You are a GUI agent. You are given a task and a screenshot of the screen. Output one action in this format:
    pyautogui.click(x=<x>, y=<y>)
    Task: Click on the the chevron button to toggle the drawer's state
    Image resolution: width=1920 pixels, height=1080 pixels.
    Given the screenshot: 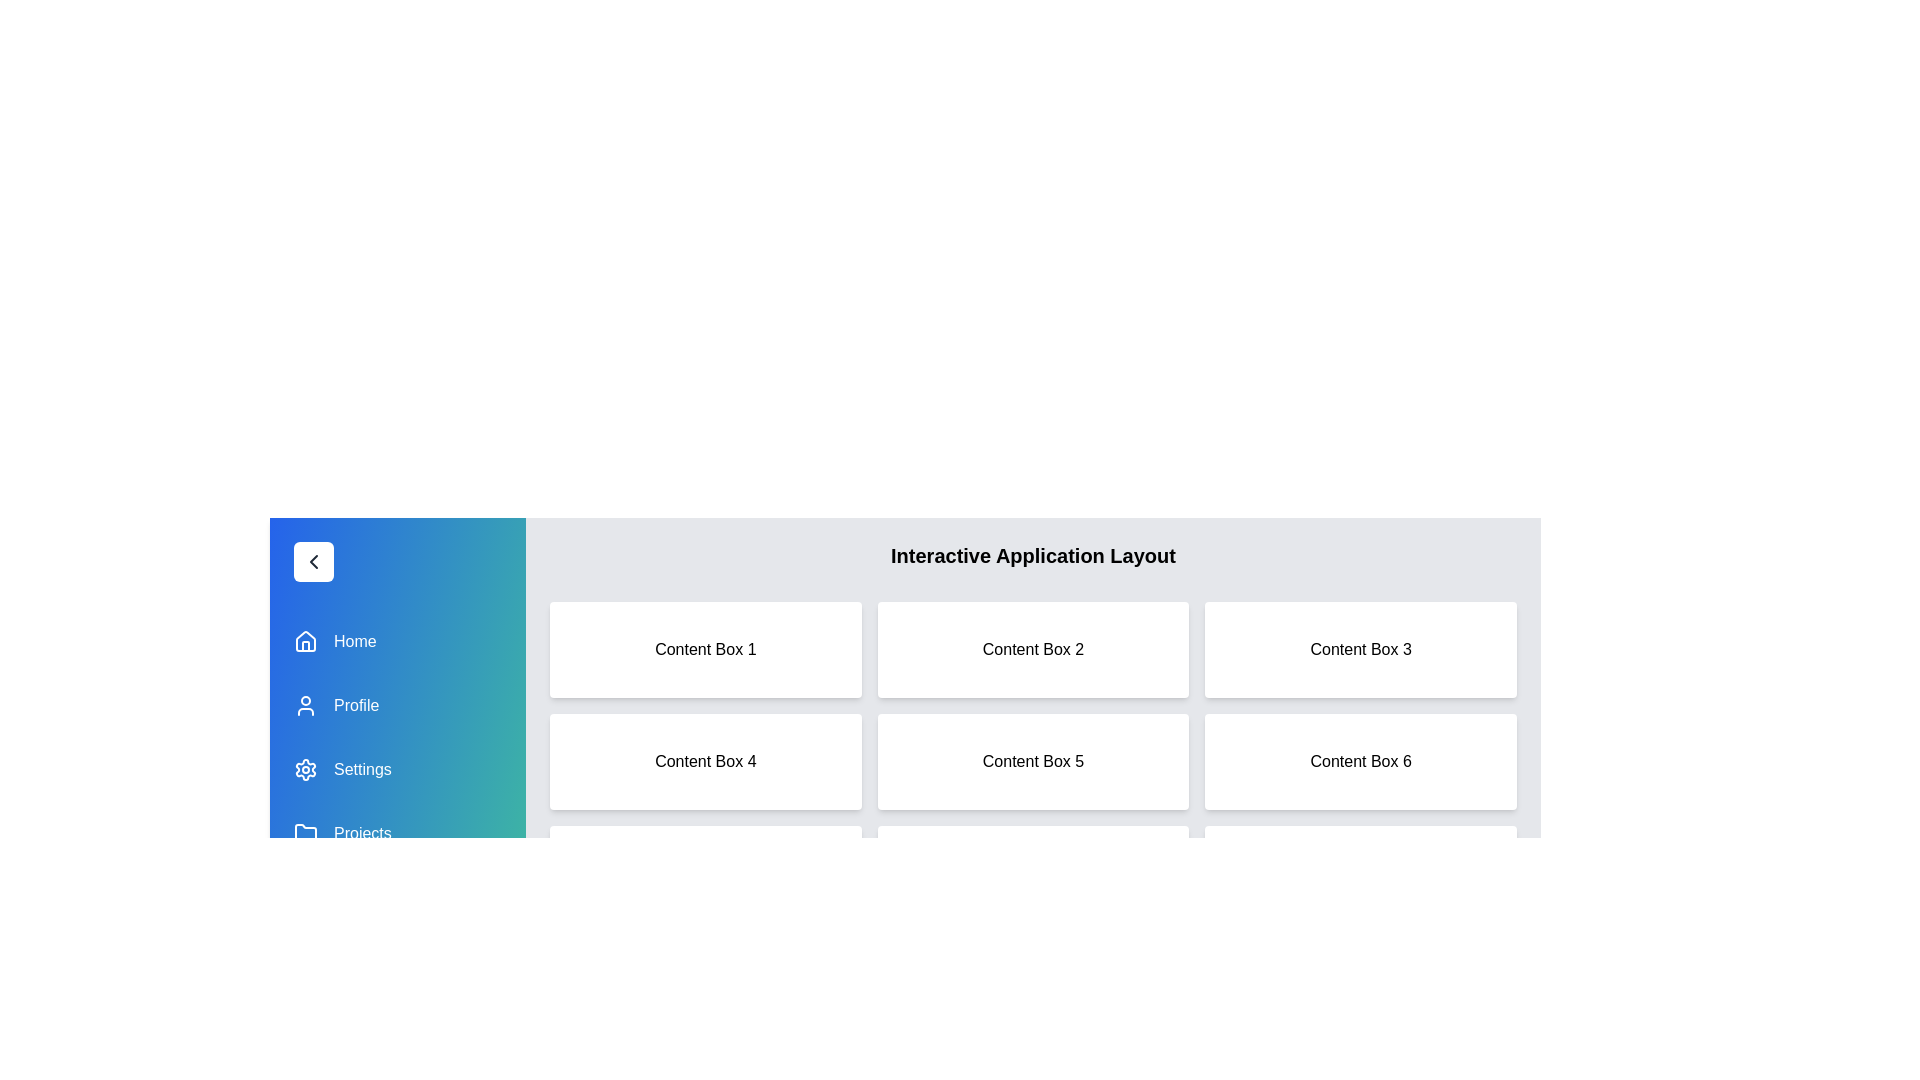 What is the action you would take?
    pyautogui.click(x=312, y=562)
    